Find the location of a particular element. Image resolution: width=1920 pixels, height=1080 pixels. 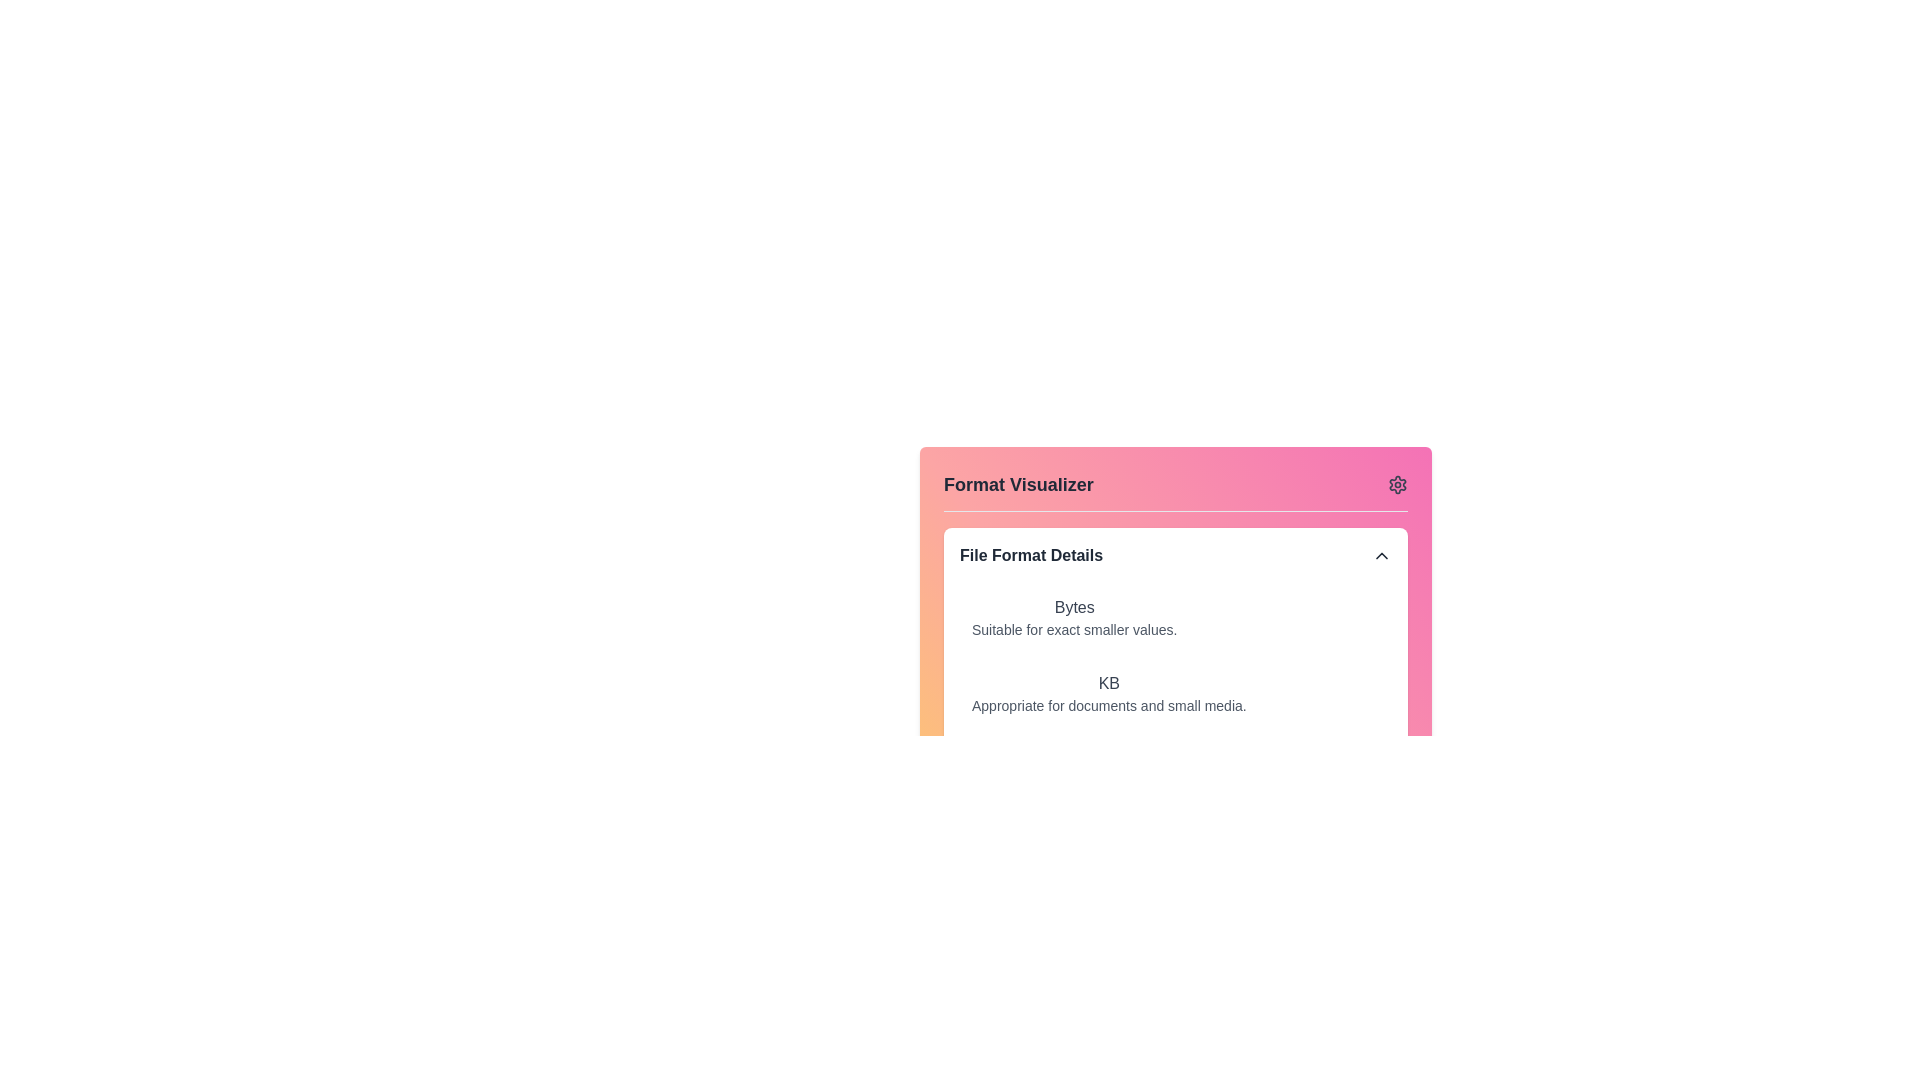

the chevron icon located on the far right side of the 'File Format Details' header is located at coordinates (1381, 555).